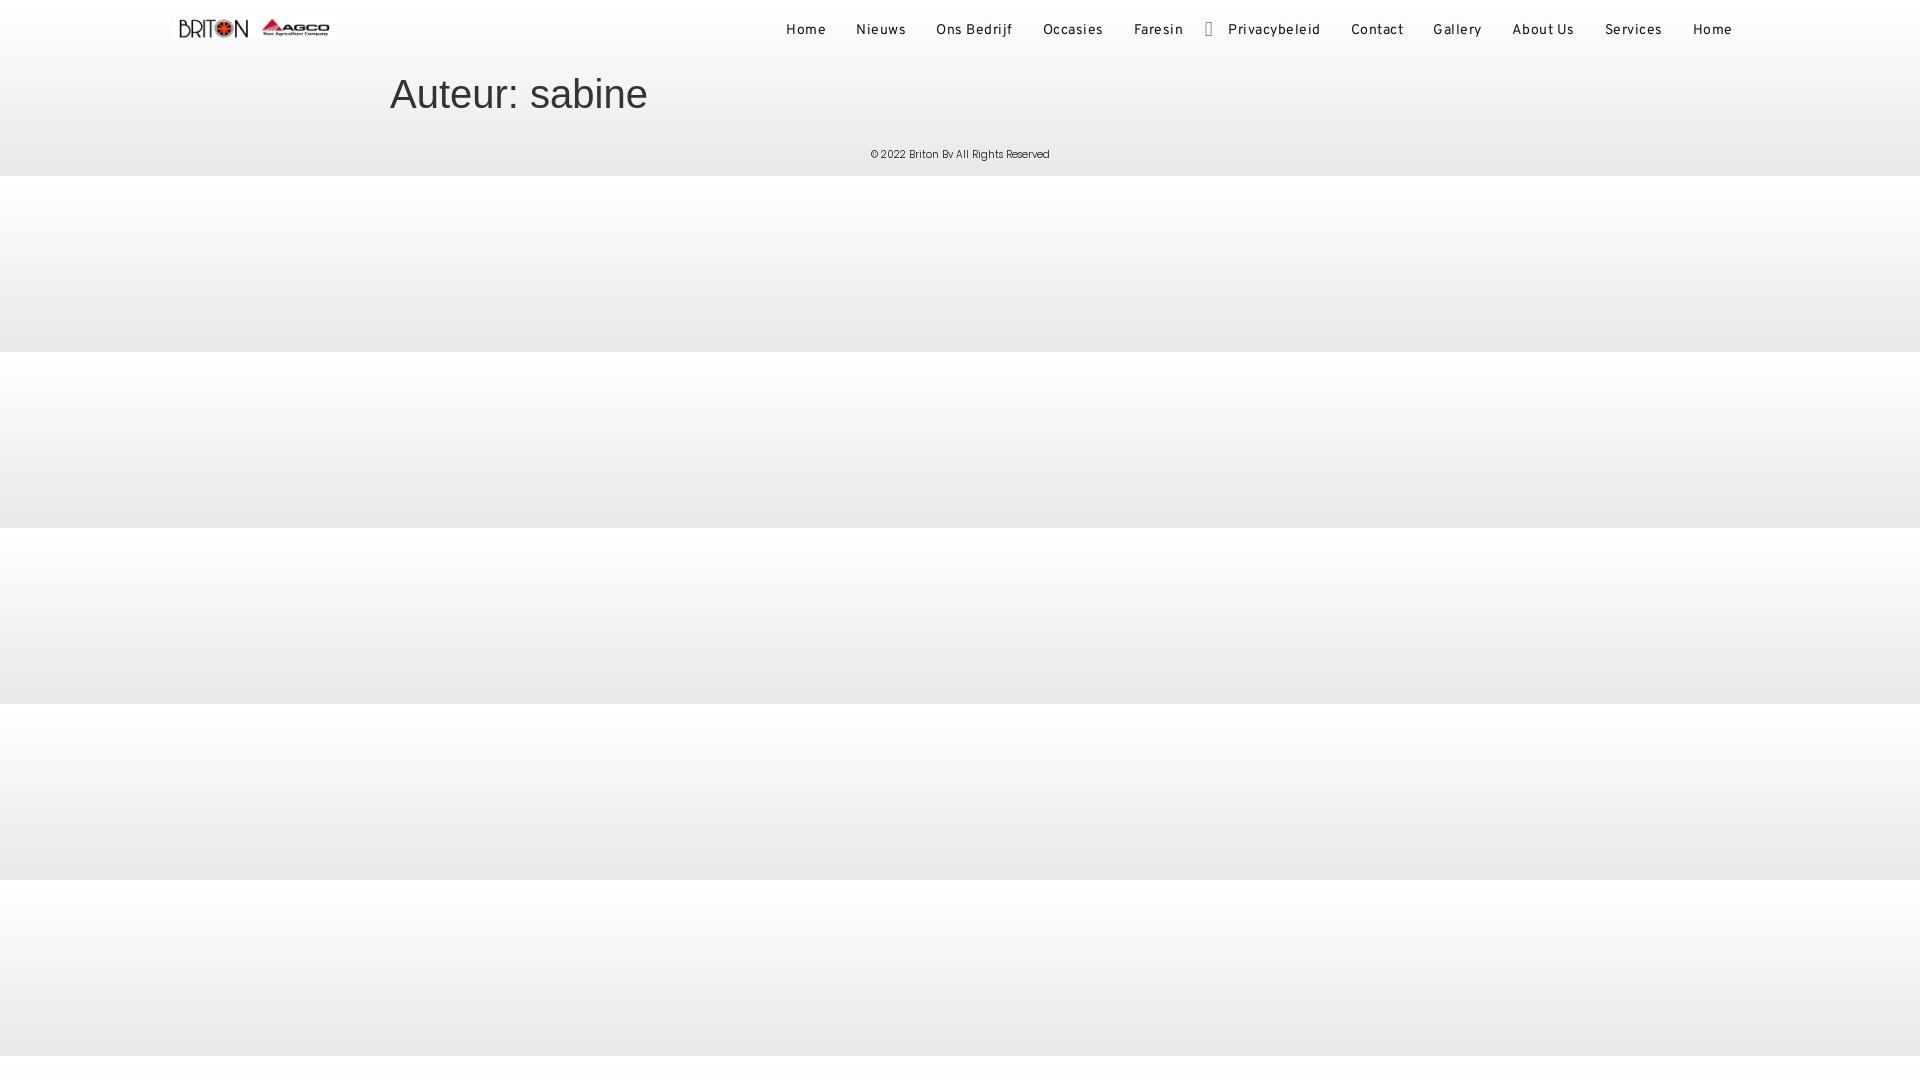 The image size is (1920, 1080). What do you see at coordinates (1541, 30) in the screenshot?
I see `'About Us'` at bounding box center [1541, 30].